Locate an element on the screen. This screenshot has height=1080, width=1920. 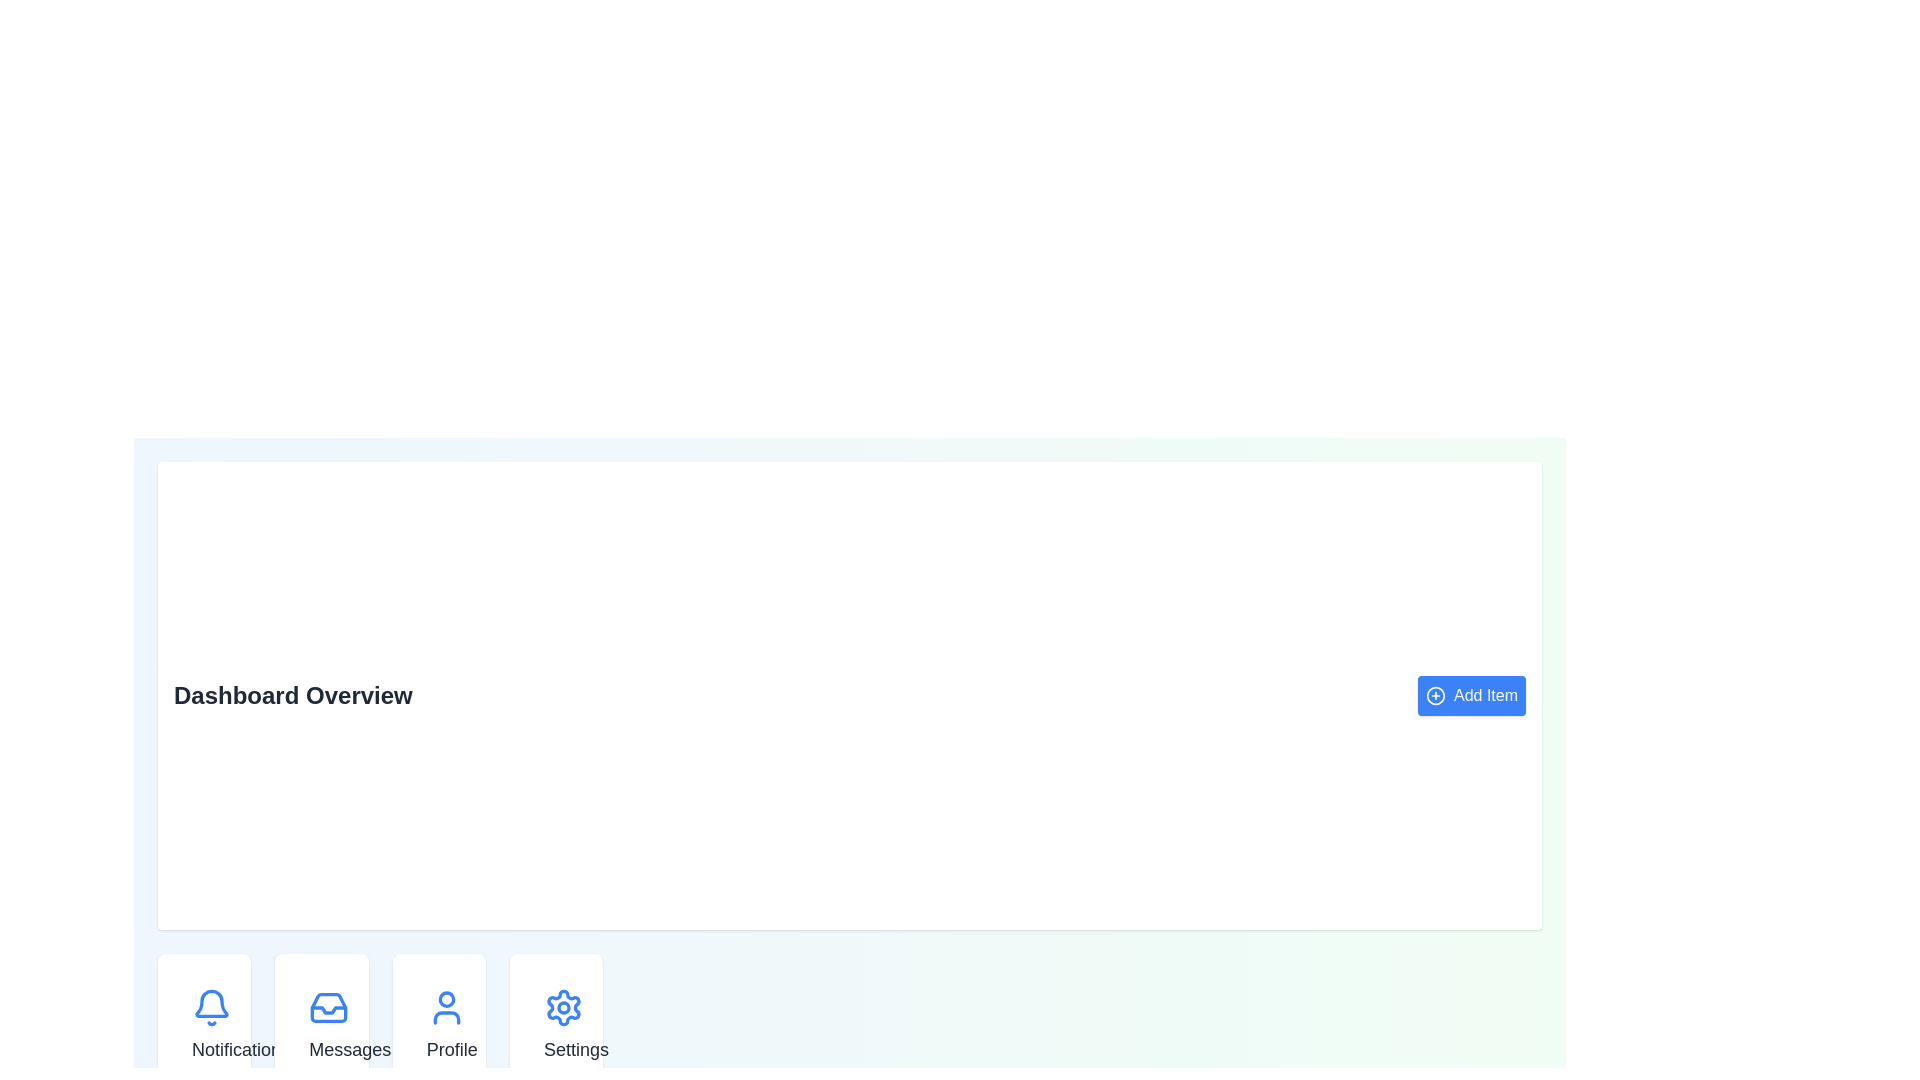
the user profile icon, which is a blue circular icon above the 'Profile' label, located in the third position of the bottom navigation bar is located at coordinates (445, 1007).